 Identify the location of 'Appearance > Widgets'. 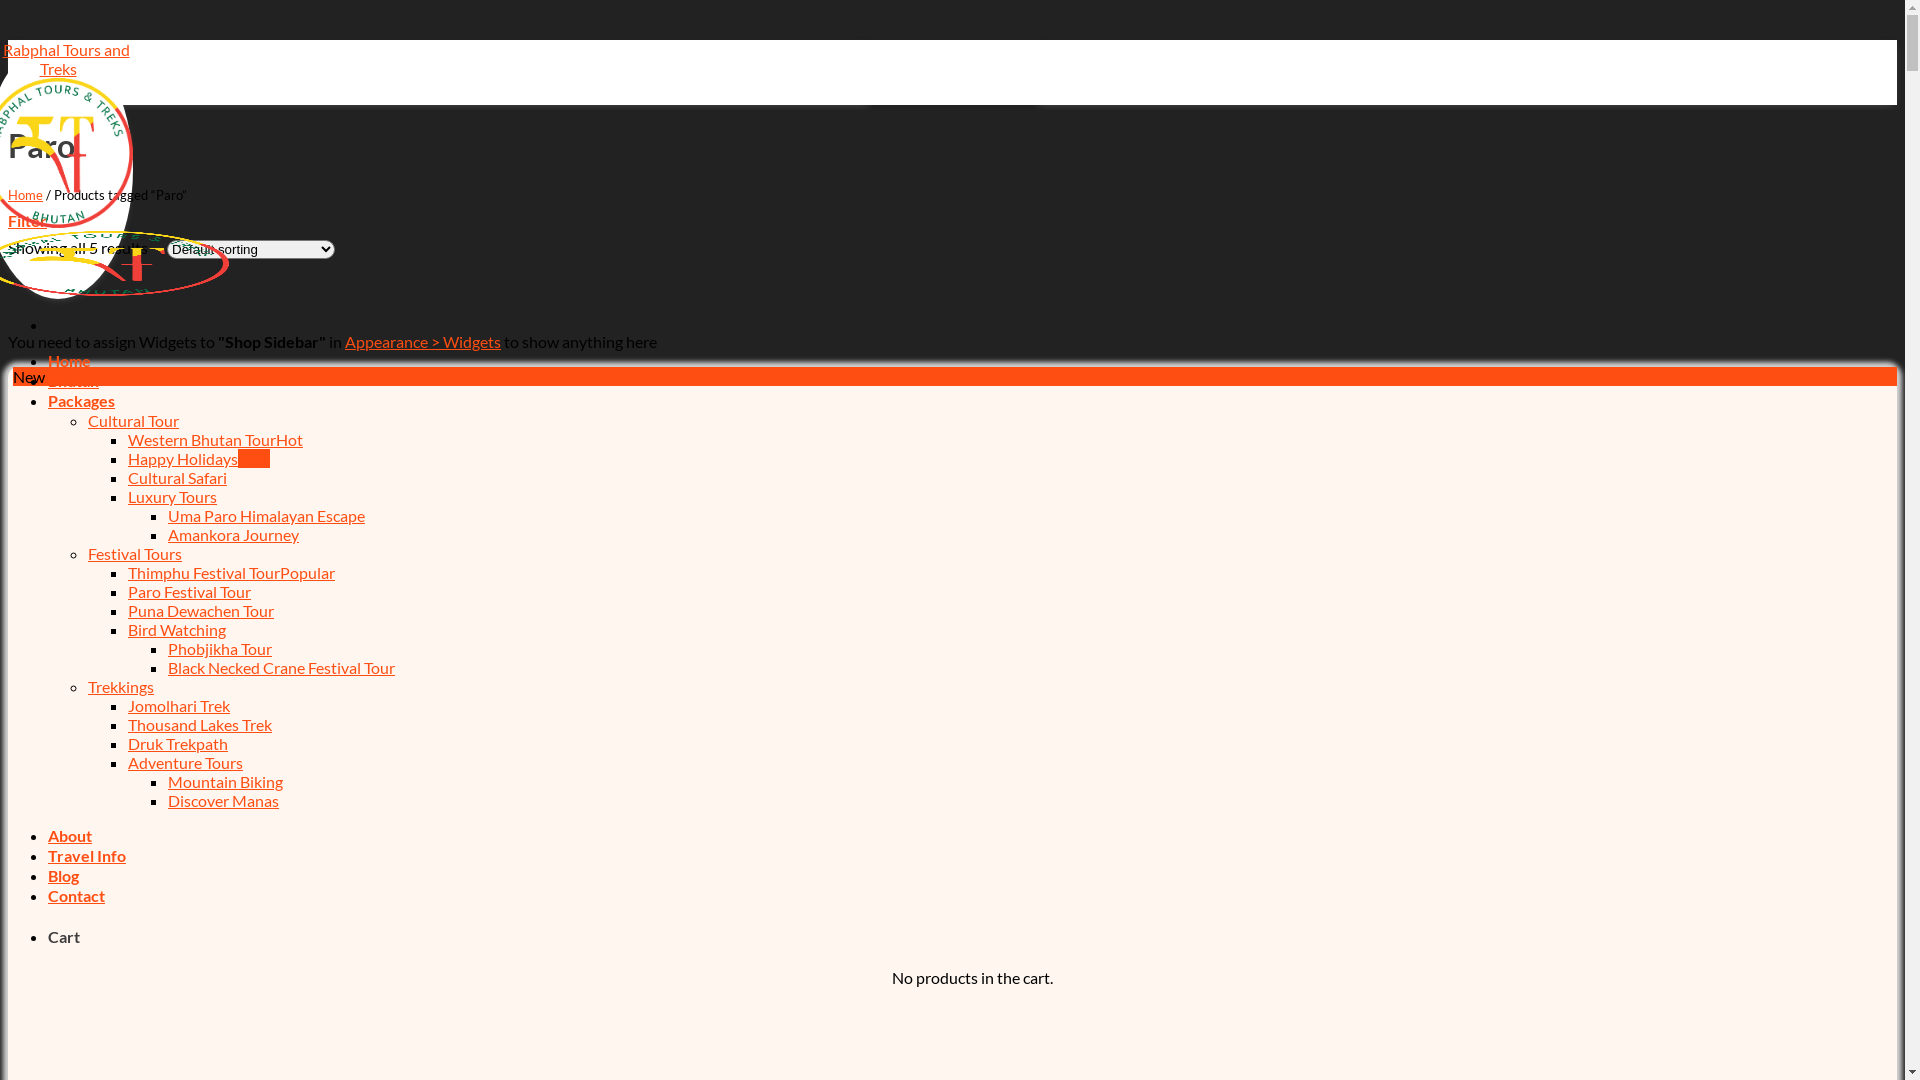
(421, 340).